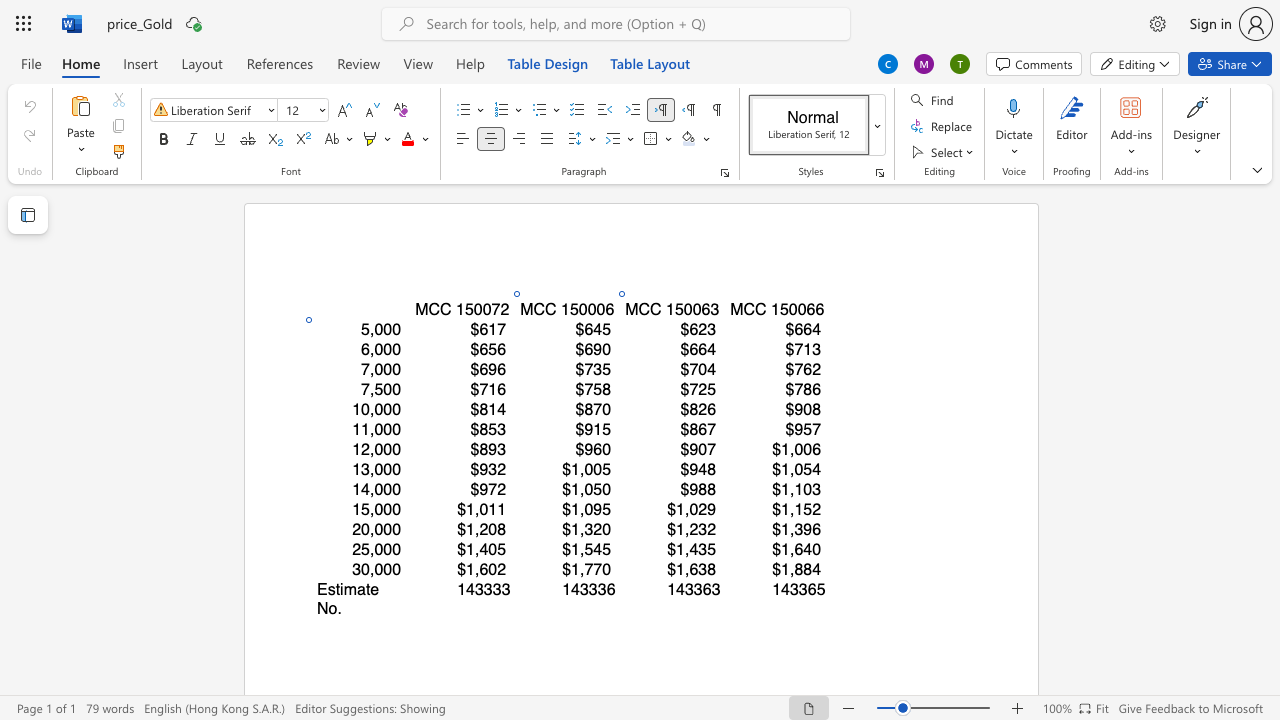  I want to click on the 1th character "C" in the text, so click(644, 309).